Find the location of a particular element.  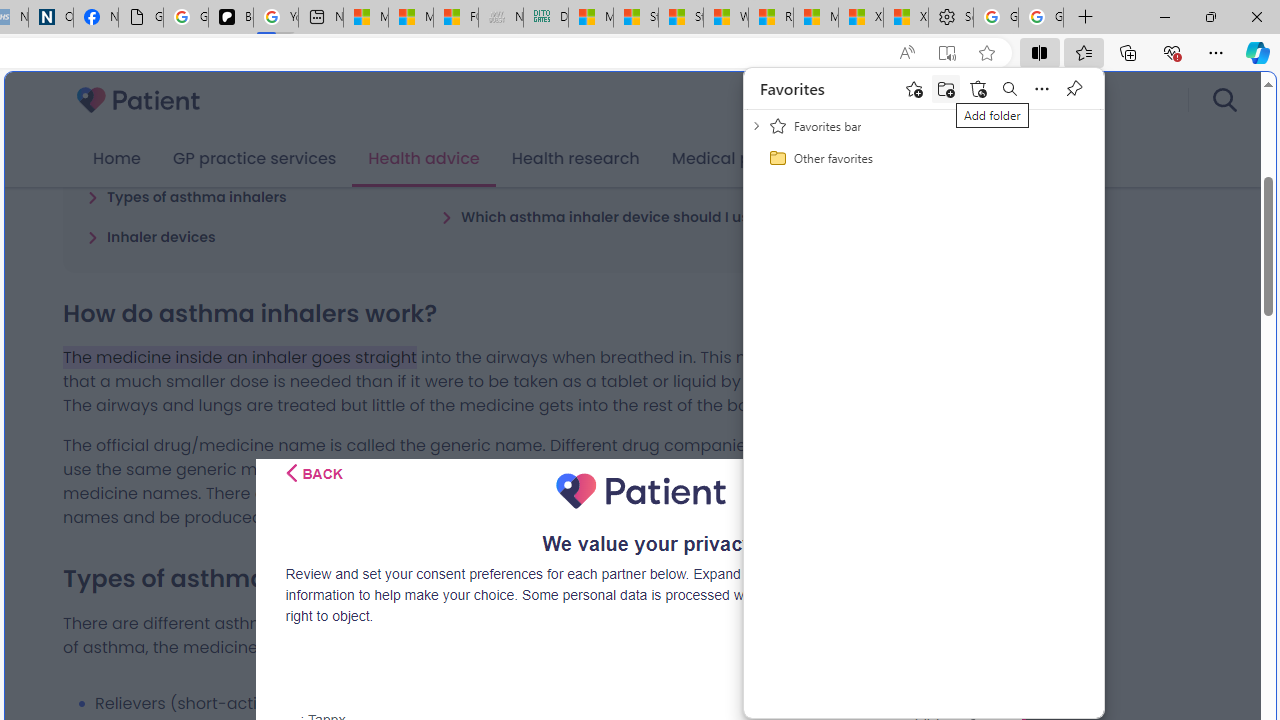

'Add this page to favorites' is located at coordinates (912, 87).